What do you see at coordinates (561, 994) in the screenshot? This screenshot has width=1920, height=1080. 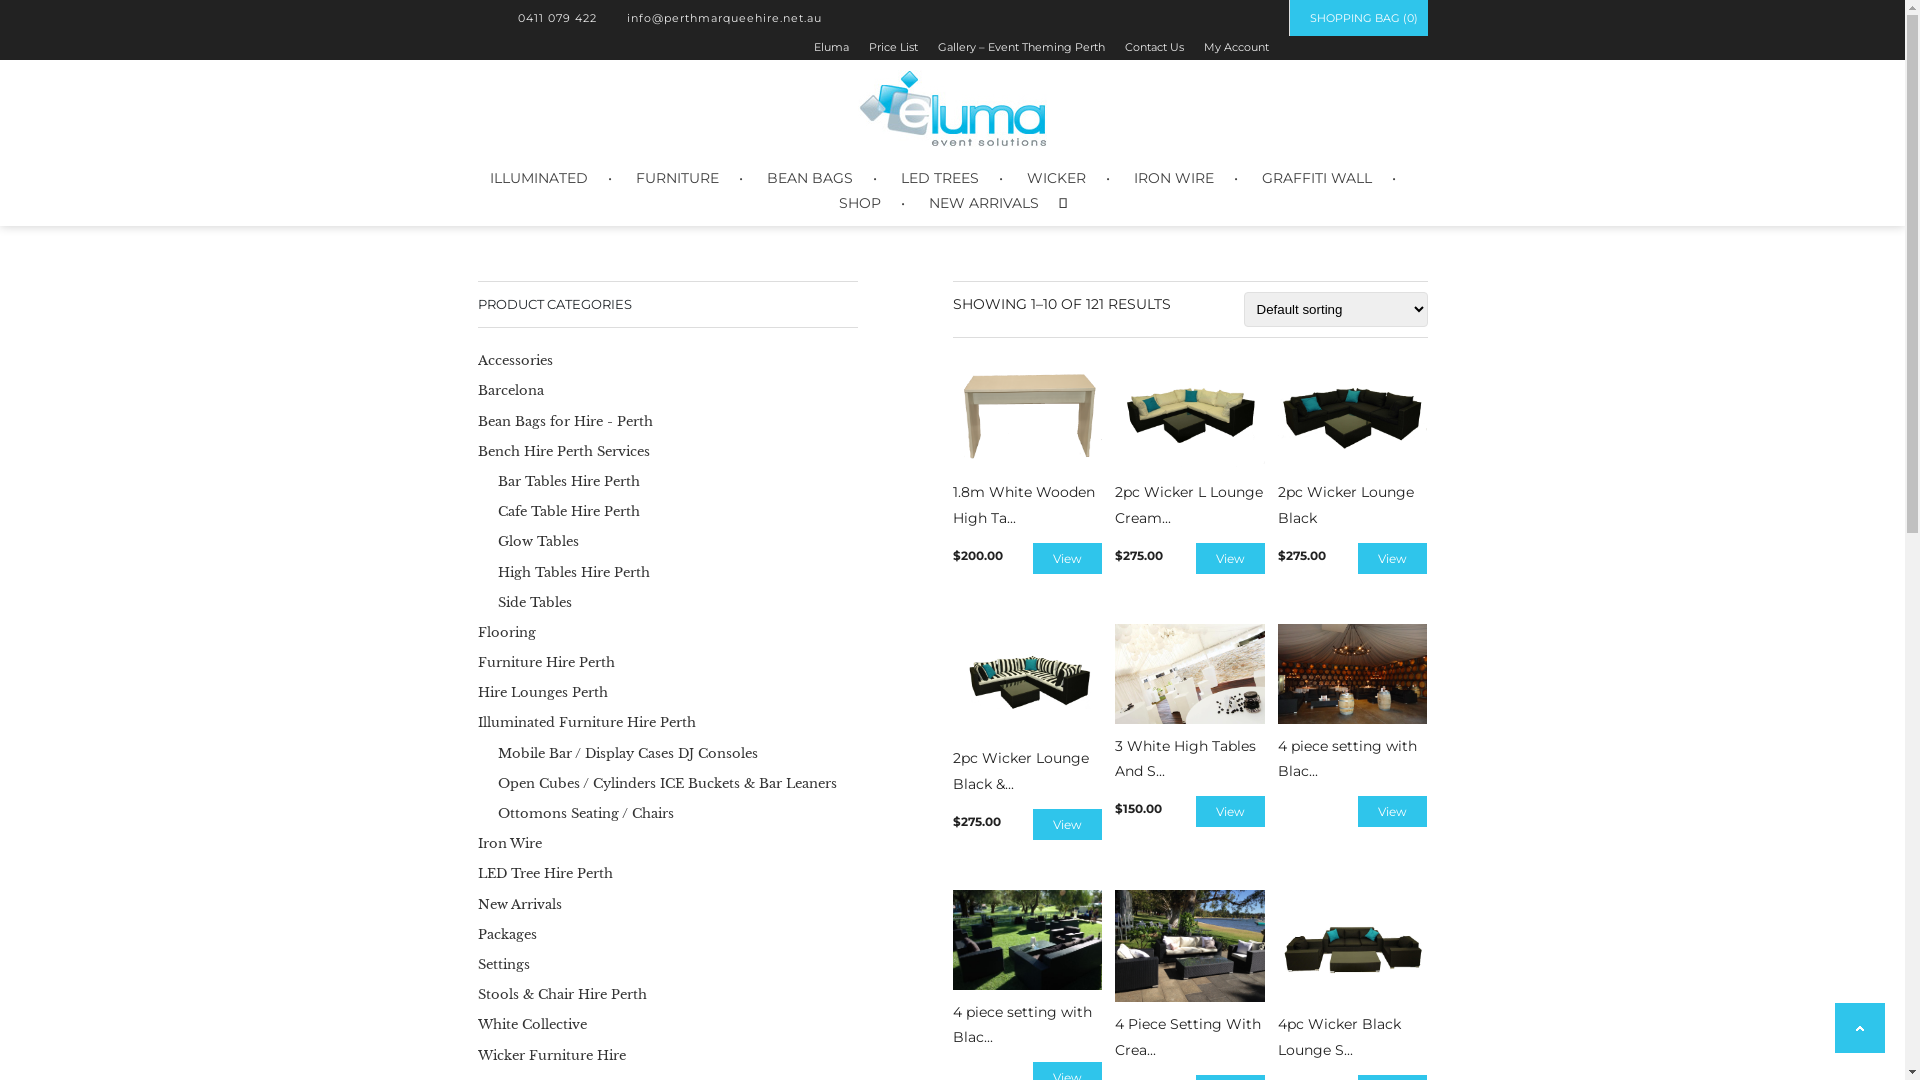 I see `'Stools & Chair Hire Perth'` at bounding box center [561, 994].